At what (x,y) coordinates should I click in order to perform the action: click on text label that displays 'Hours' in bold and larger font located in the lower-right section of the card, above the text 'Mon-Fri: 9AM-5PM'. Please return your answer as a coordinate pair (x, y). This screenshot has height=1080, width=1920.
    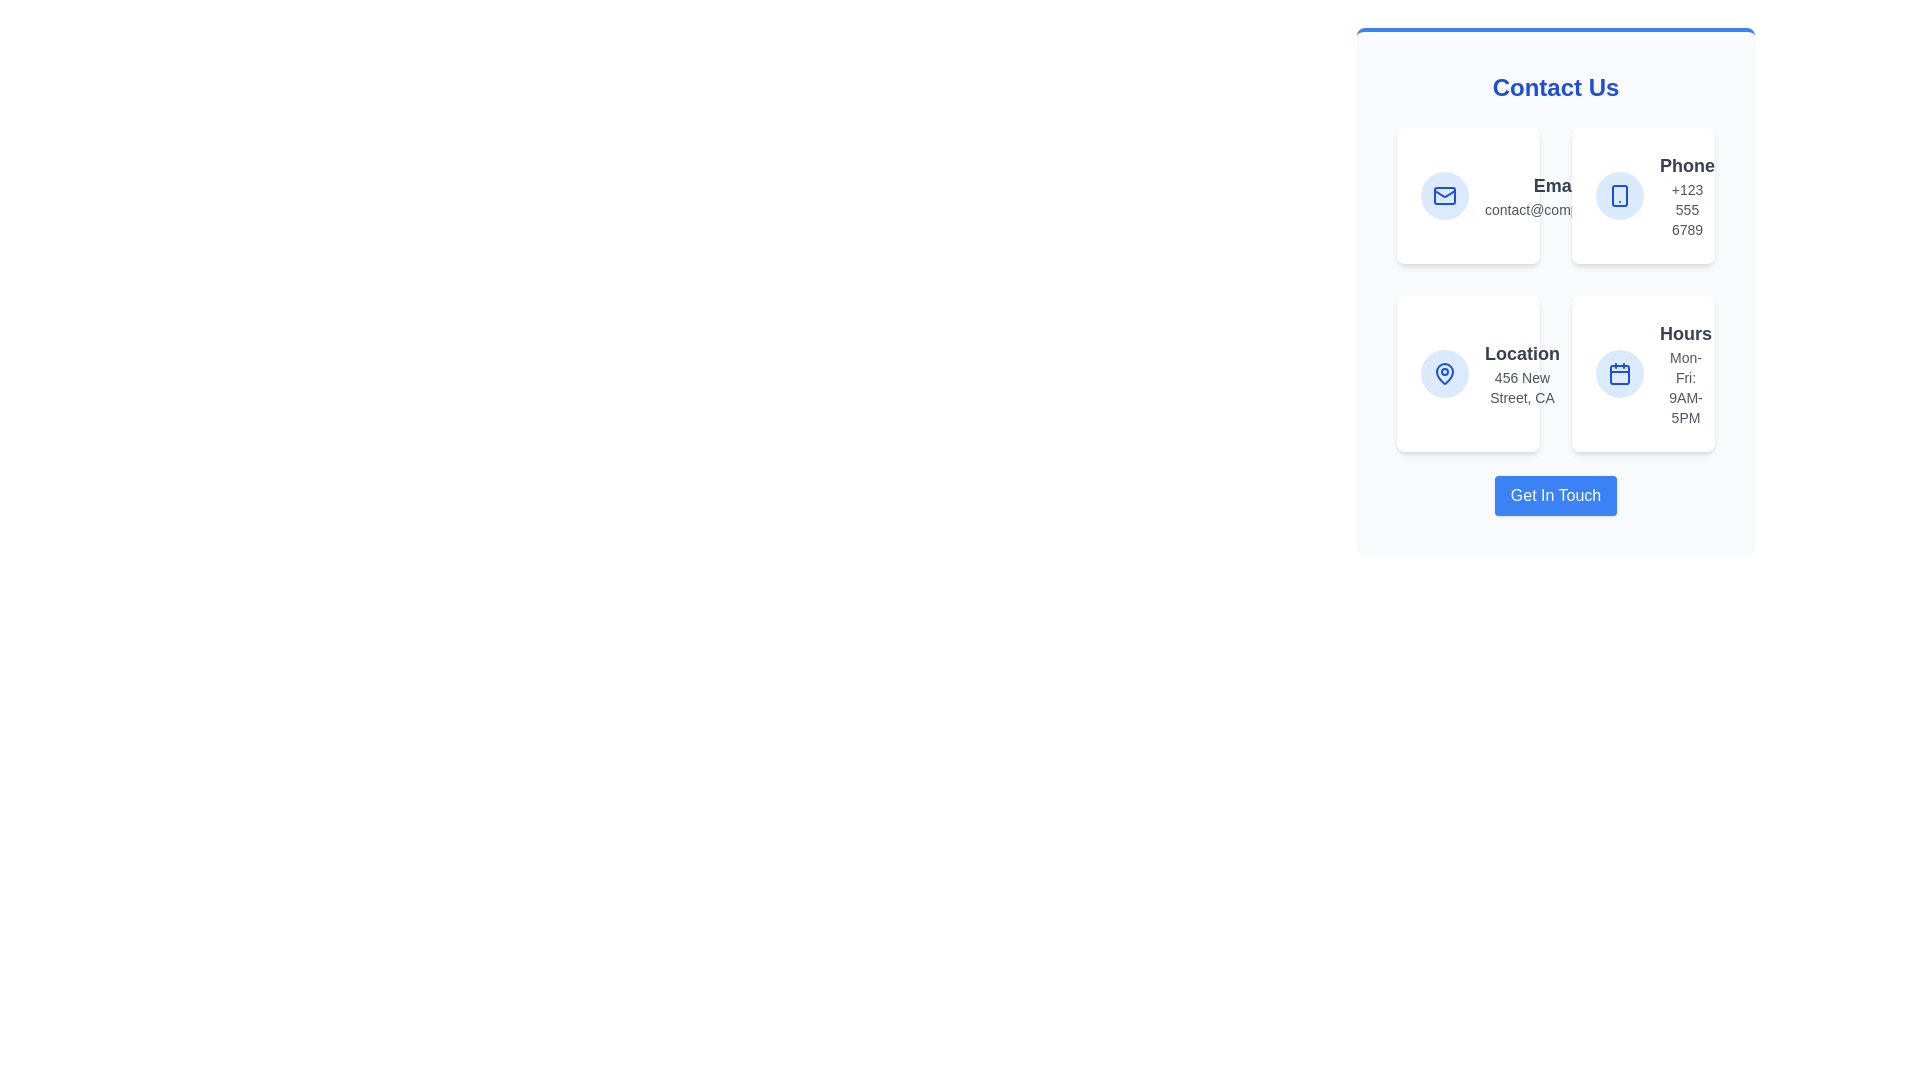
    Looking at the image, I should click on (1684, 333).